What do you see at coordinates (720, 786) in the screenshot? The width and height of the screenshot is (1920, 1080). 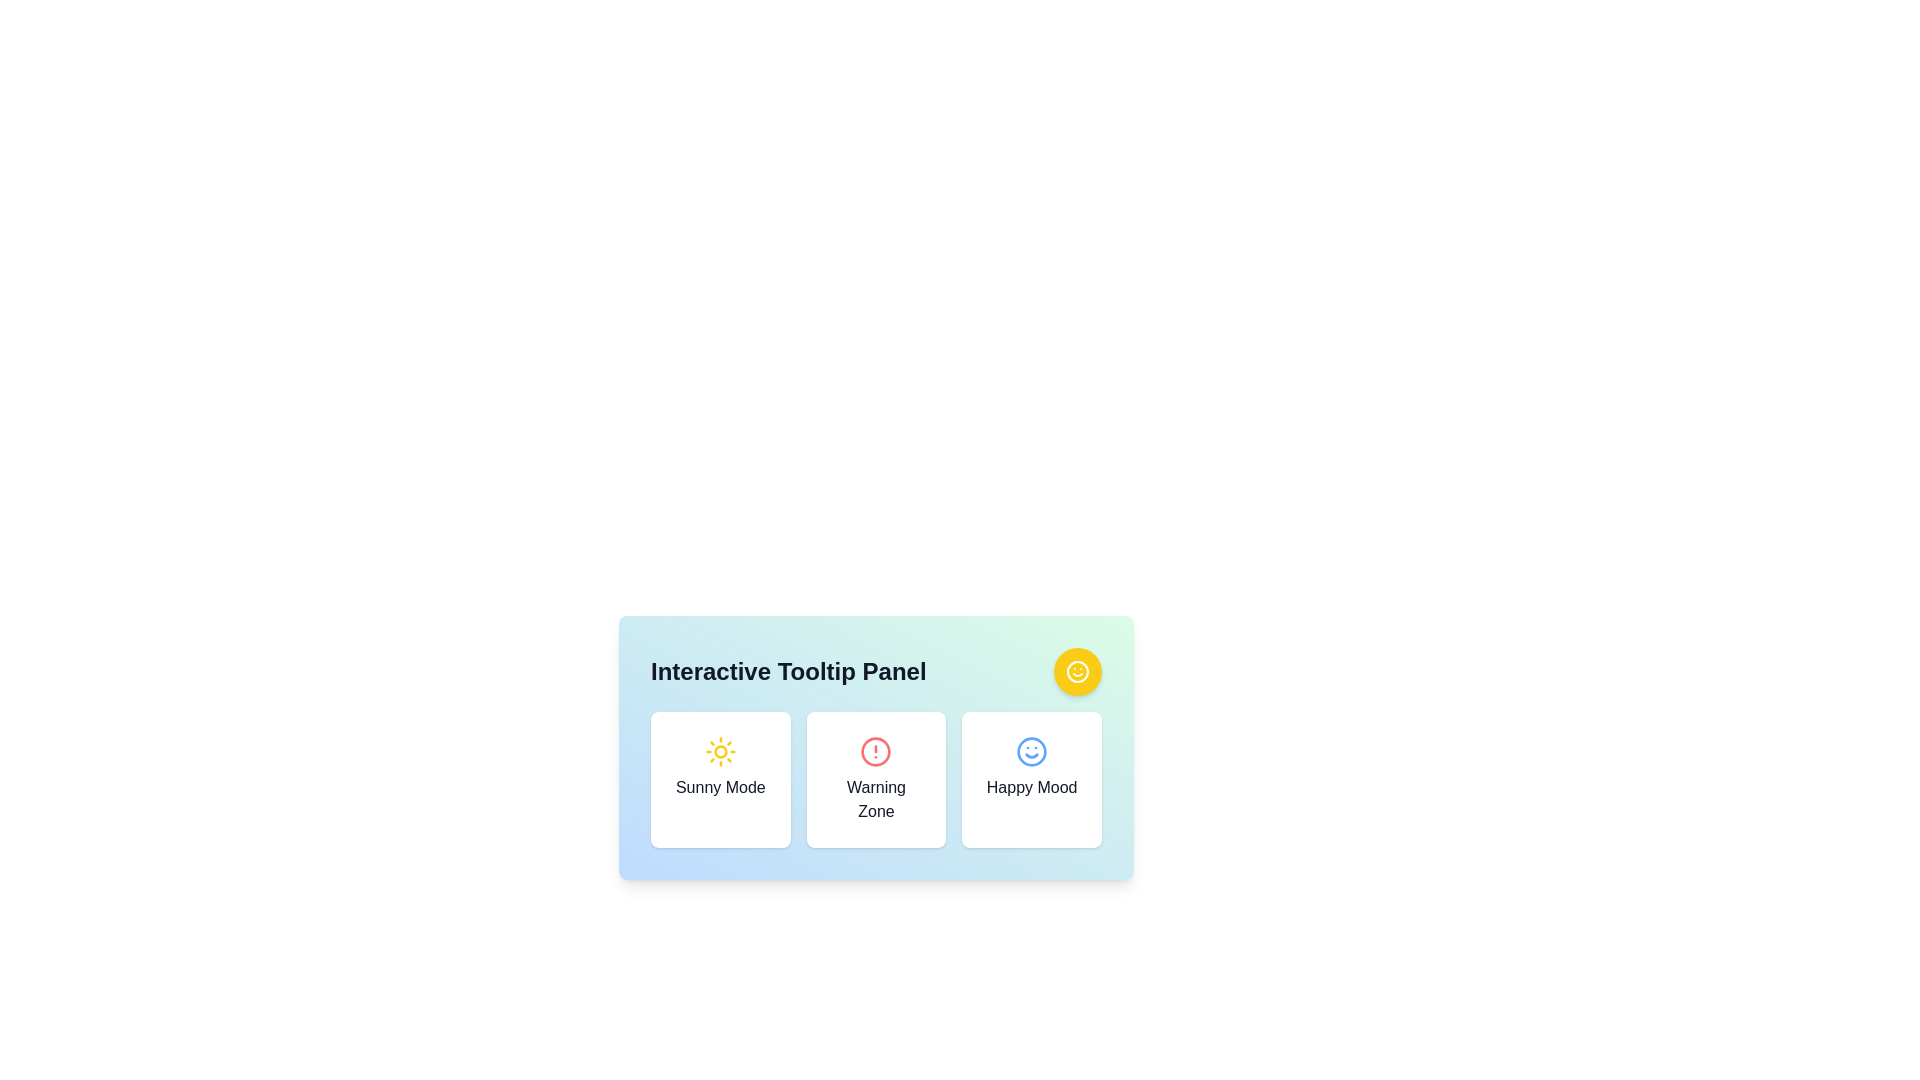 I see `text 'Sunny Mode' which is styled in medium font and located below a yellow sun icon on the leftmost card of a three-card horizontal layout` at bounding box center [720, 786].